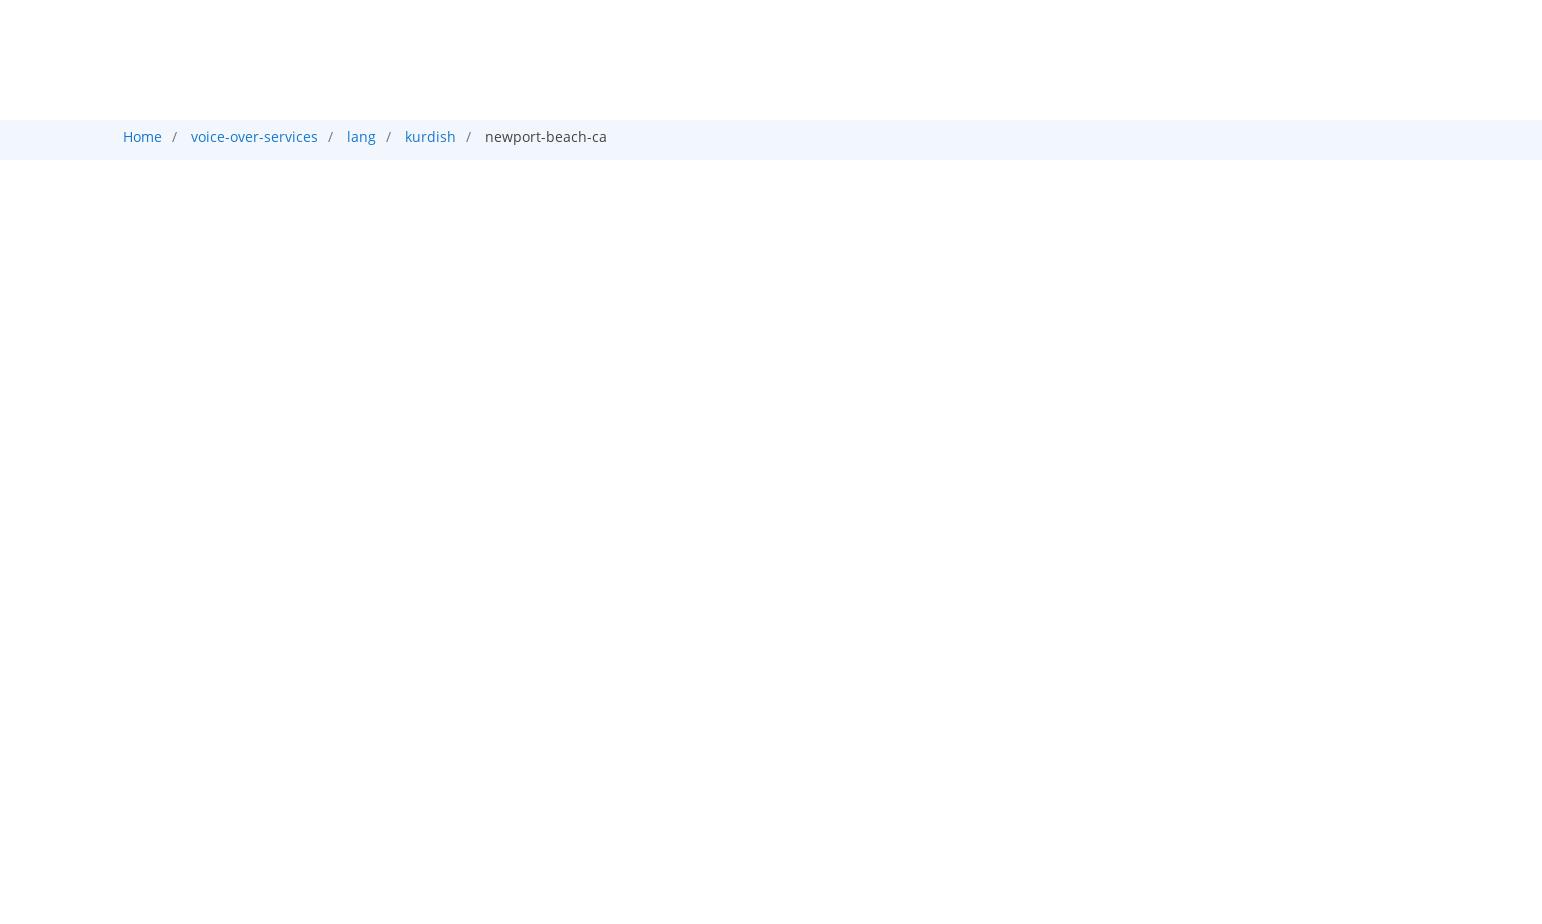  What do you see at coordinates (986, 248) in the screenshot?
I see `'Typing'` at bounding box center [986, 248].